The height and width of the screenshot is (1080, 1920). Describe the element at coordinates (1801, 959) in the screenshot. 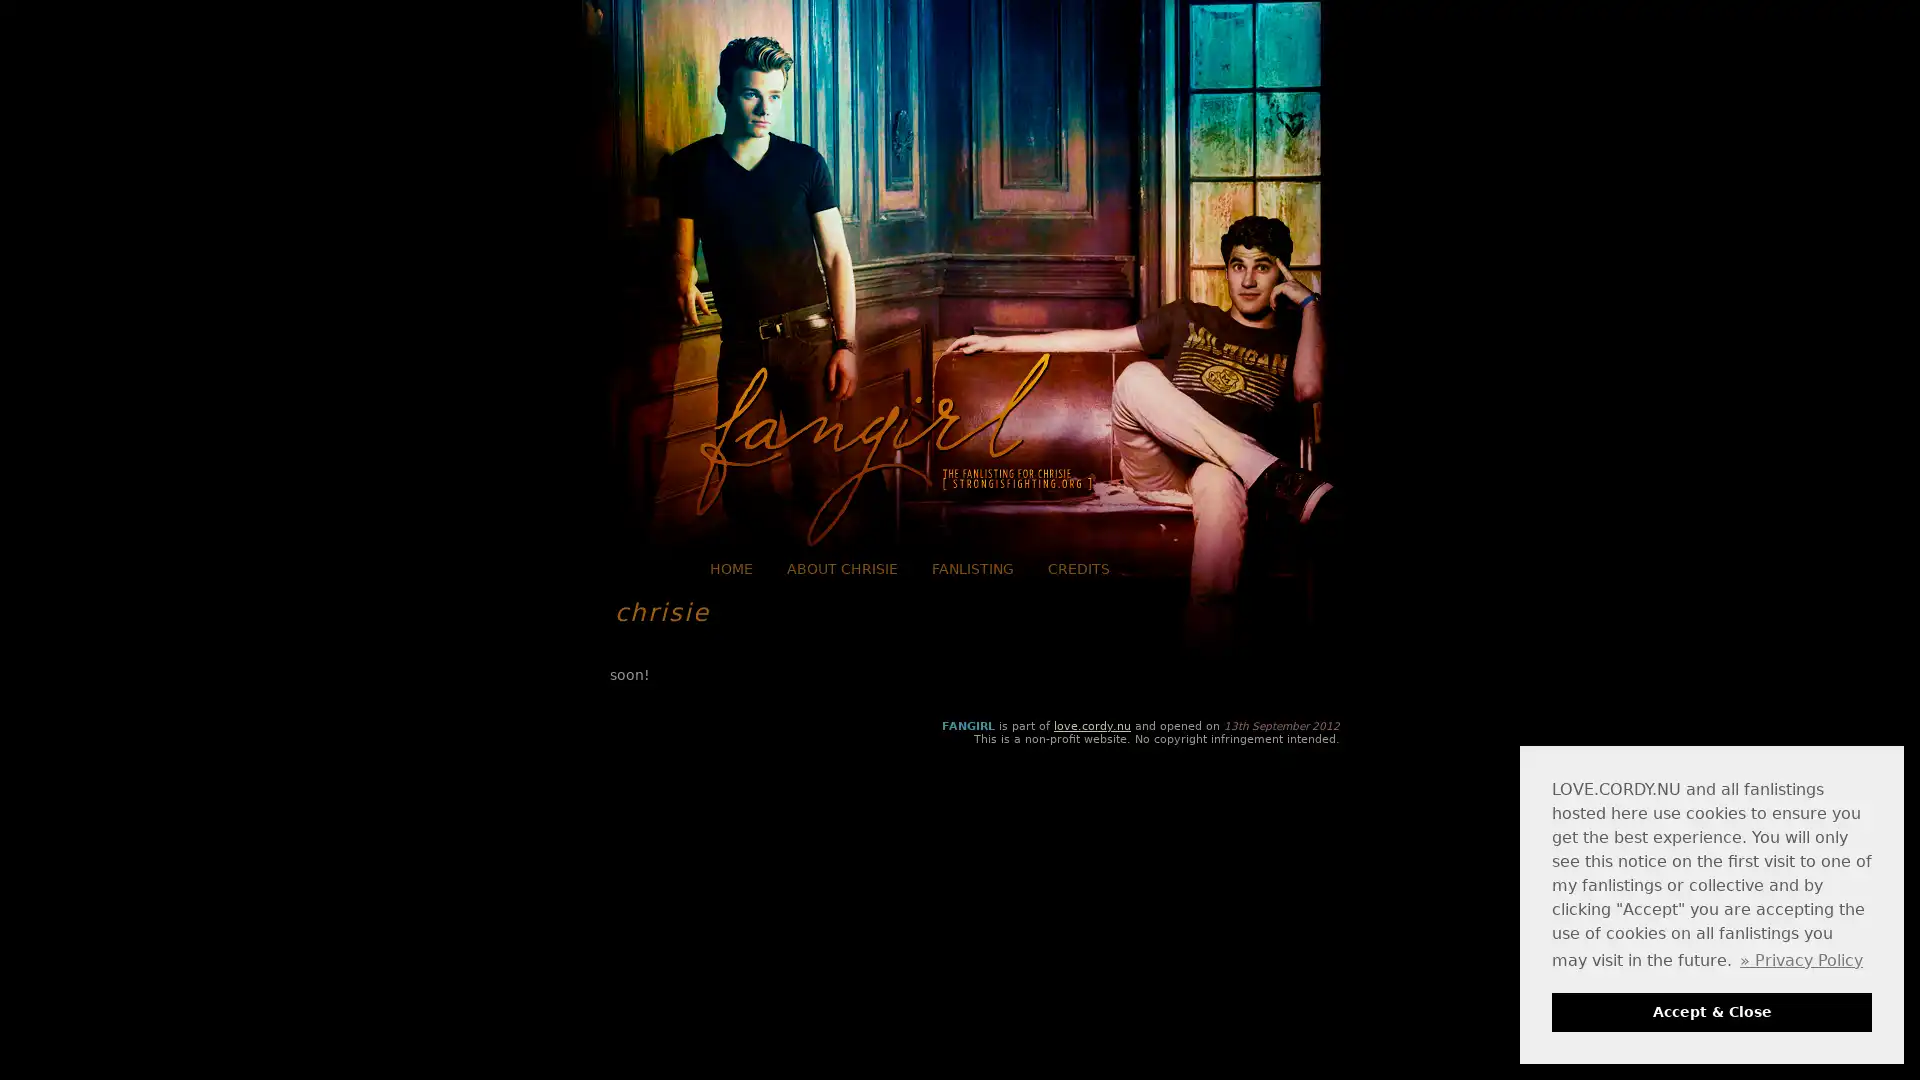

I see `learn more about cookies` at that location.